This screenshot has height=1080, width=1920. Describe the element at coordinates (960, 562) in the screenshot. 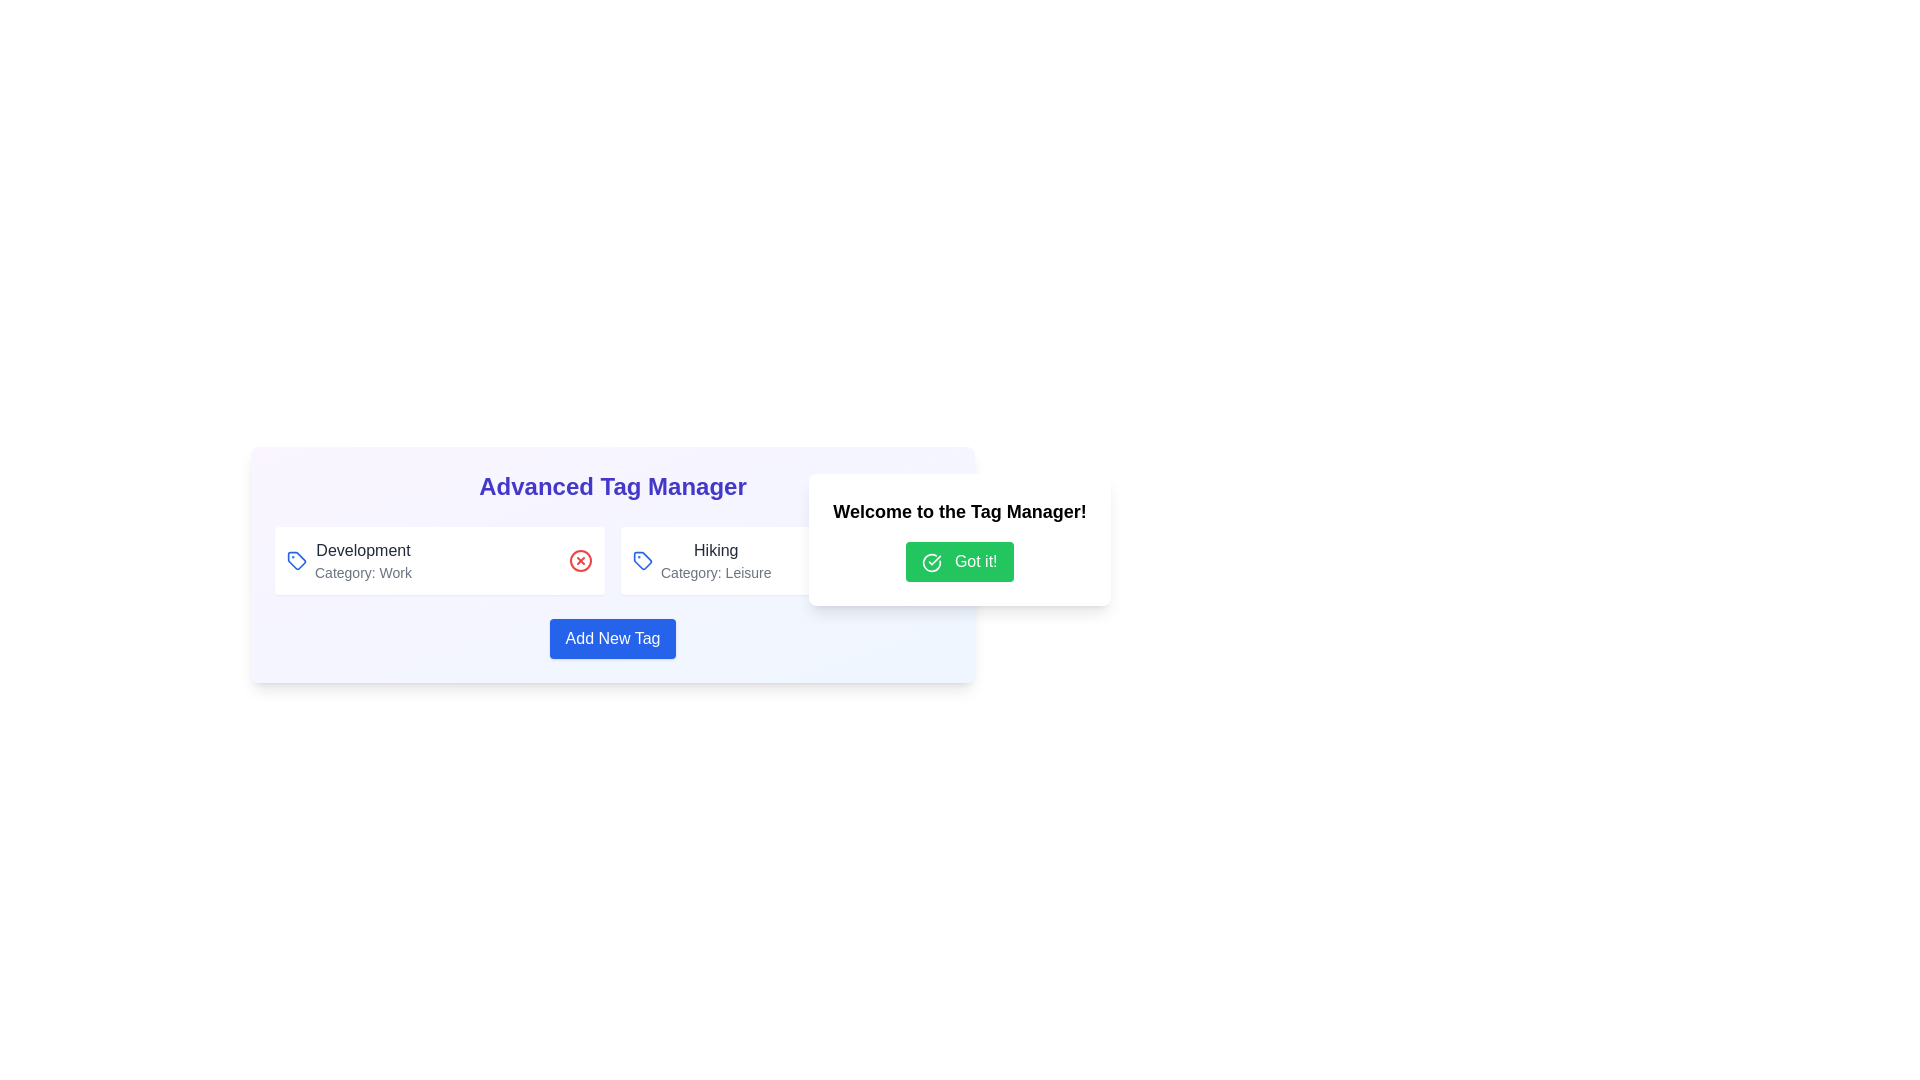

I see `the green button labeled 'Got it!' with a checkmark icon to confirm in the pop-up dialog 'Welcome to the Tag Manager!'` at that location.